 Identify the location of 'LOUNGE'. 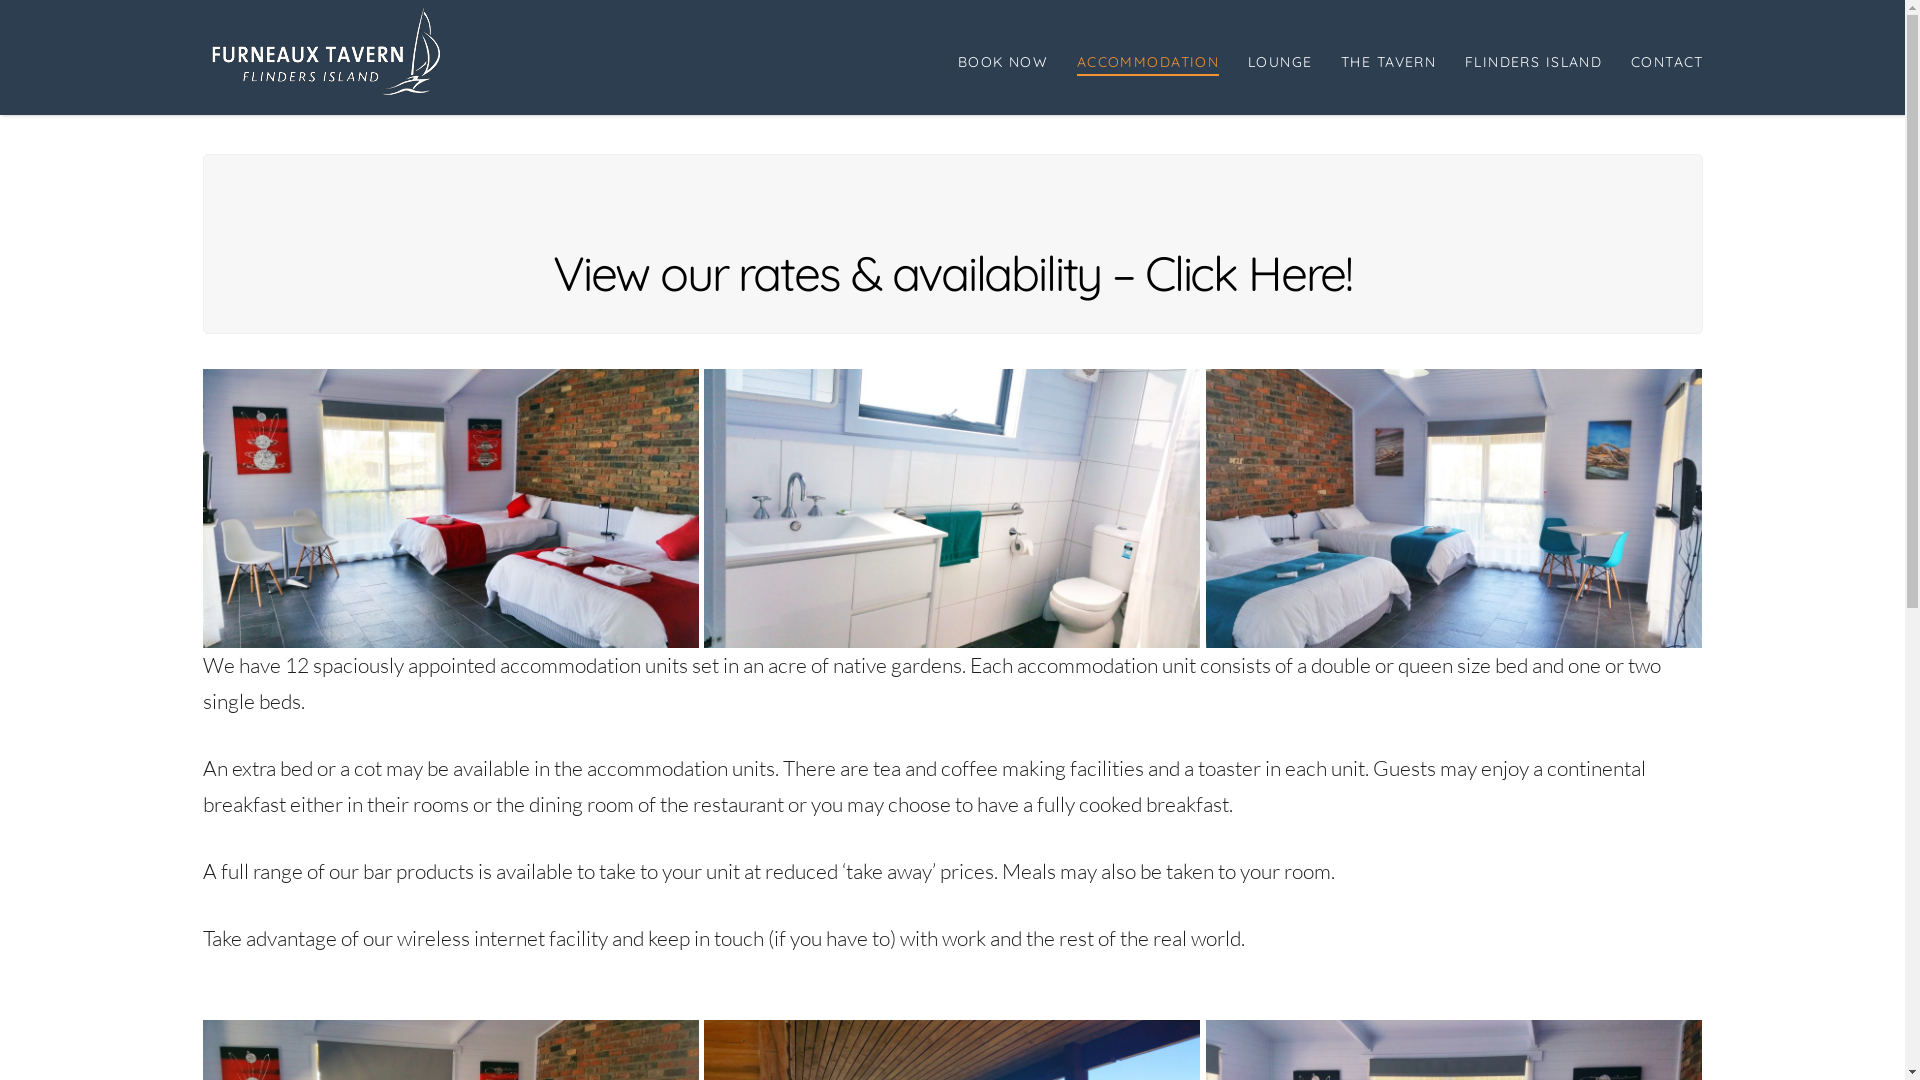
(1278, 56).